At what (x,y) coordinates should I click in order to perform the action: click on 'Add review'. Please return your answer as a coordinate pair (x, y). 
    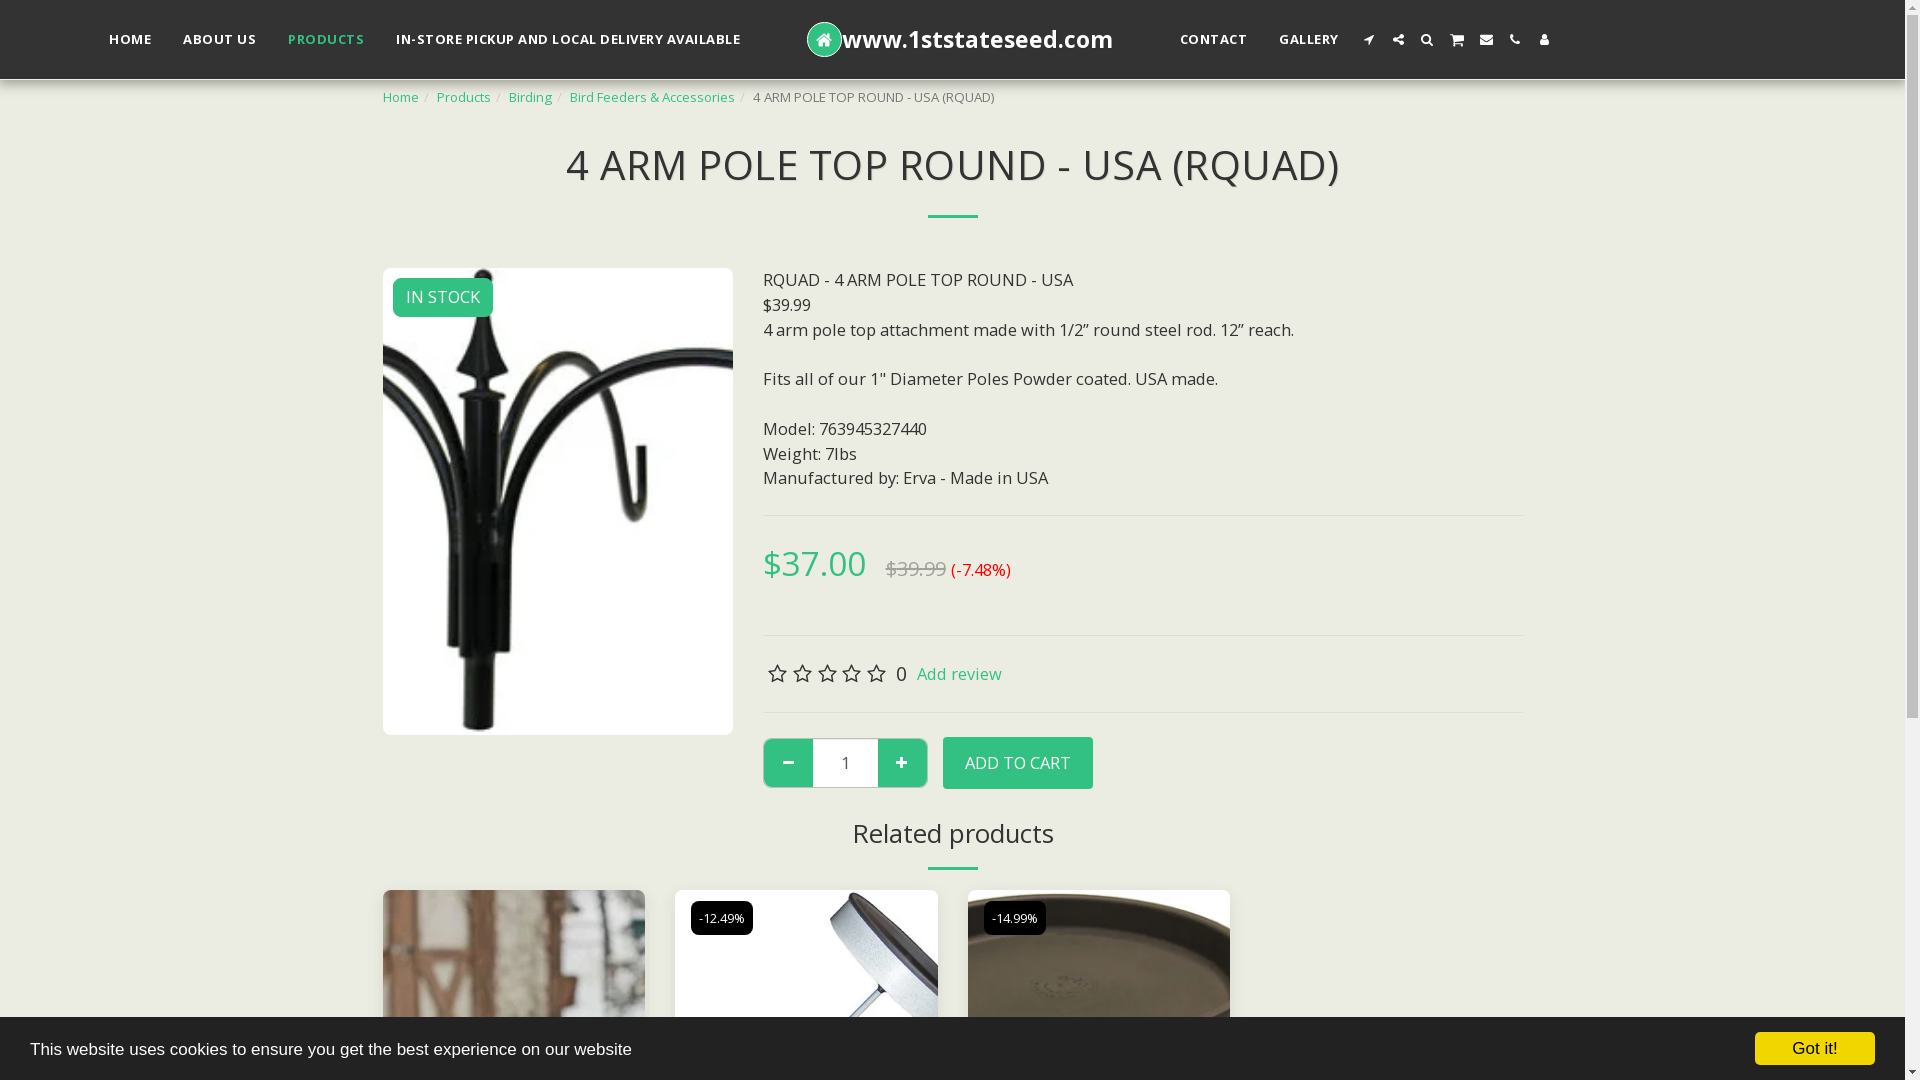
    Looking at the image, I should click on (958, 673).